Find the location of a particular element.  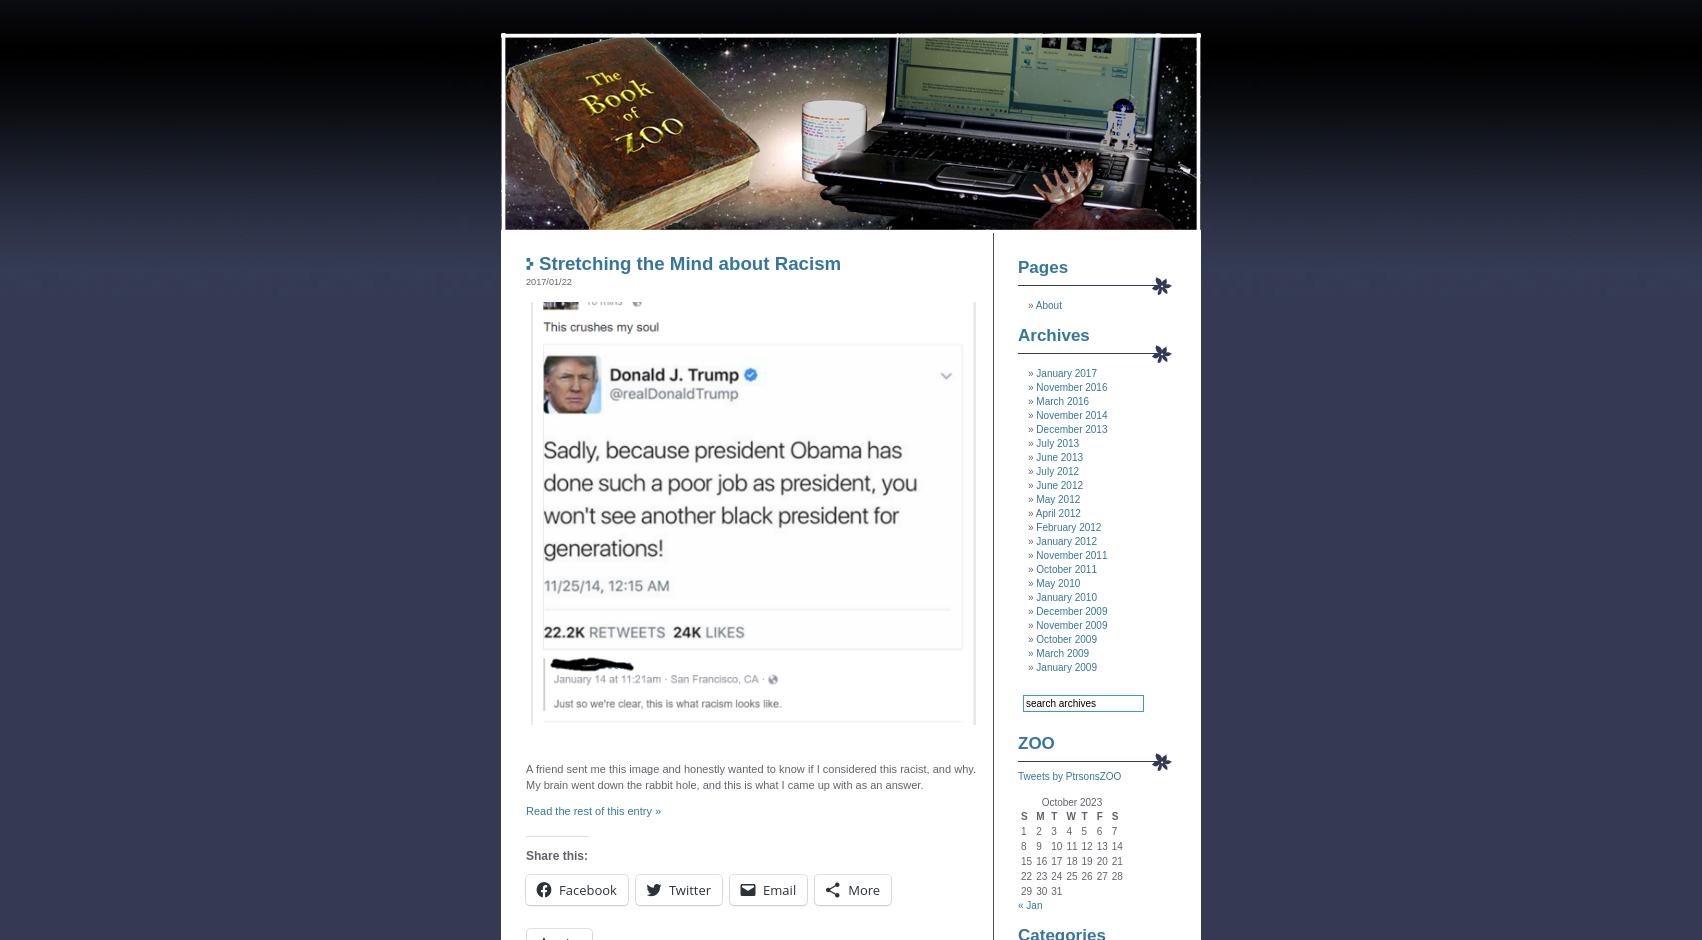

'26' is located at coordinates (1085, 876).